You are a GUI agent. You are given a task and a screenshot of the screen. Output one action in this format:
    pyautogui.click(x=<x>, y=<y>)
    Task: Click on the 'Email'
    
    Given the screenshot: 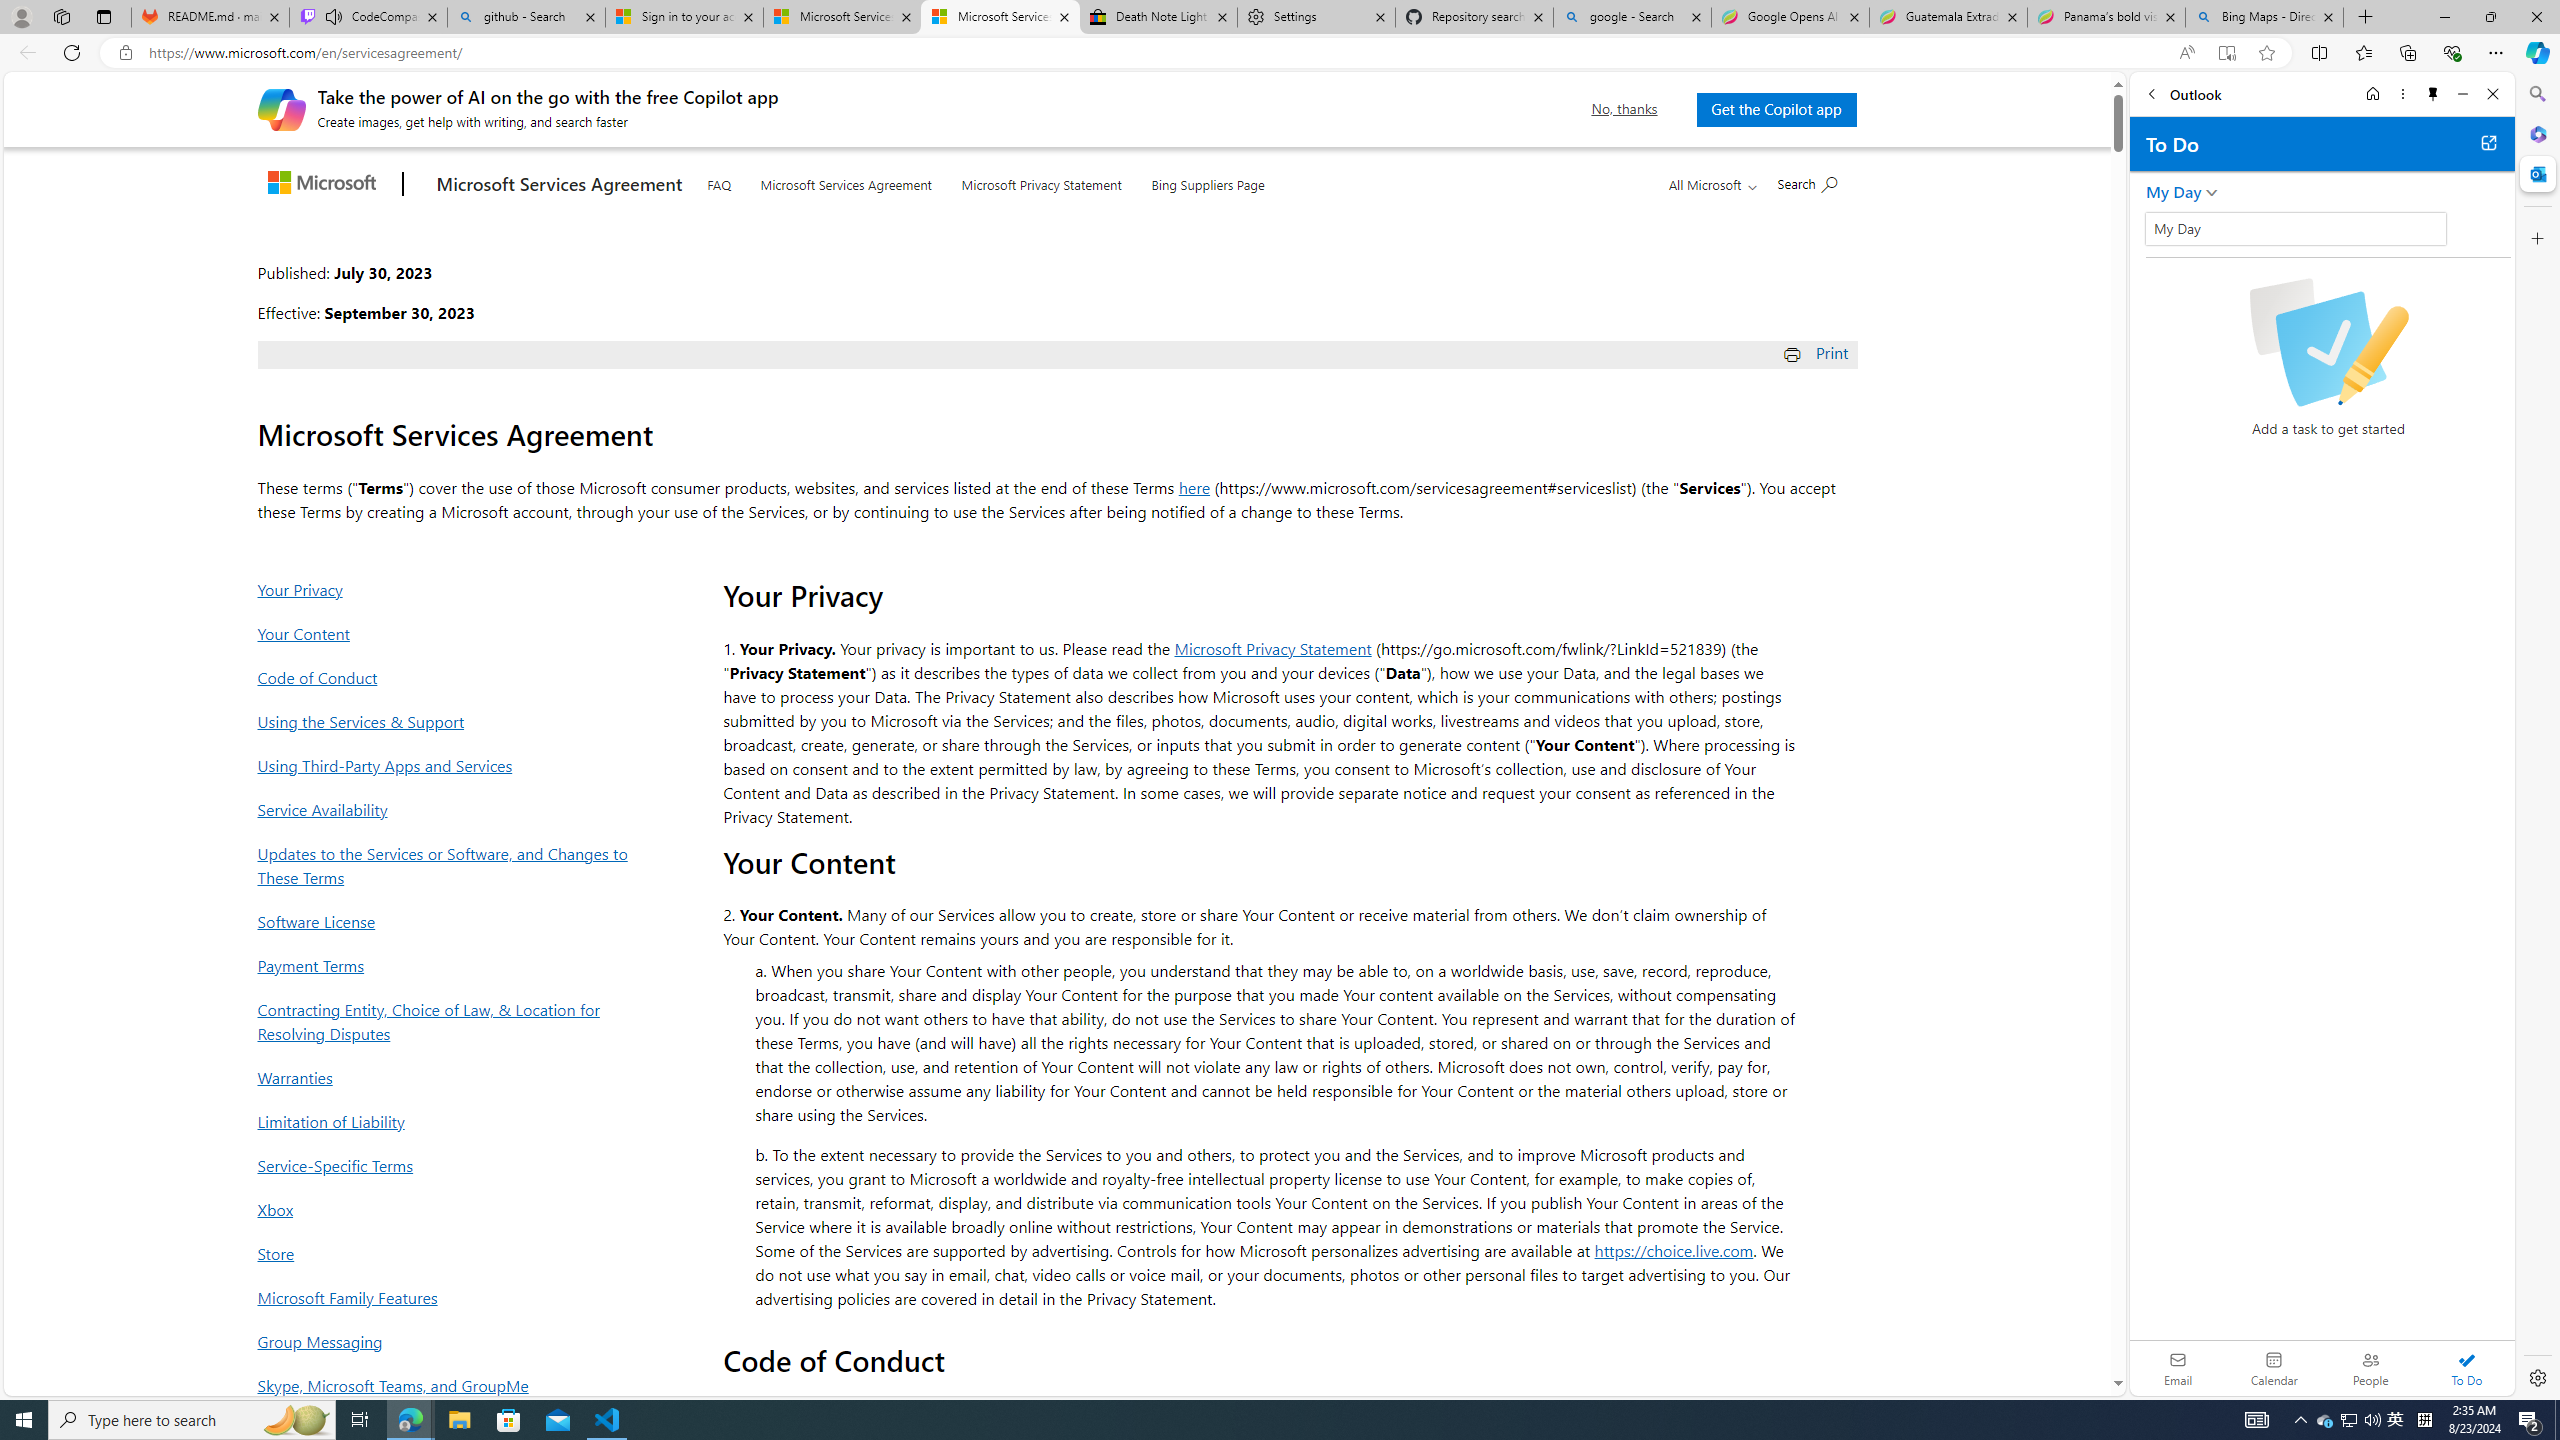 What is the action you would take?
    pyautogui.click(x=2177, y=1367)
    